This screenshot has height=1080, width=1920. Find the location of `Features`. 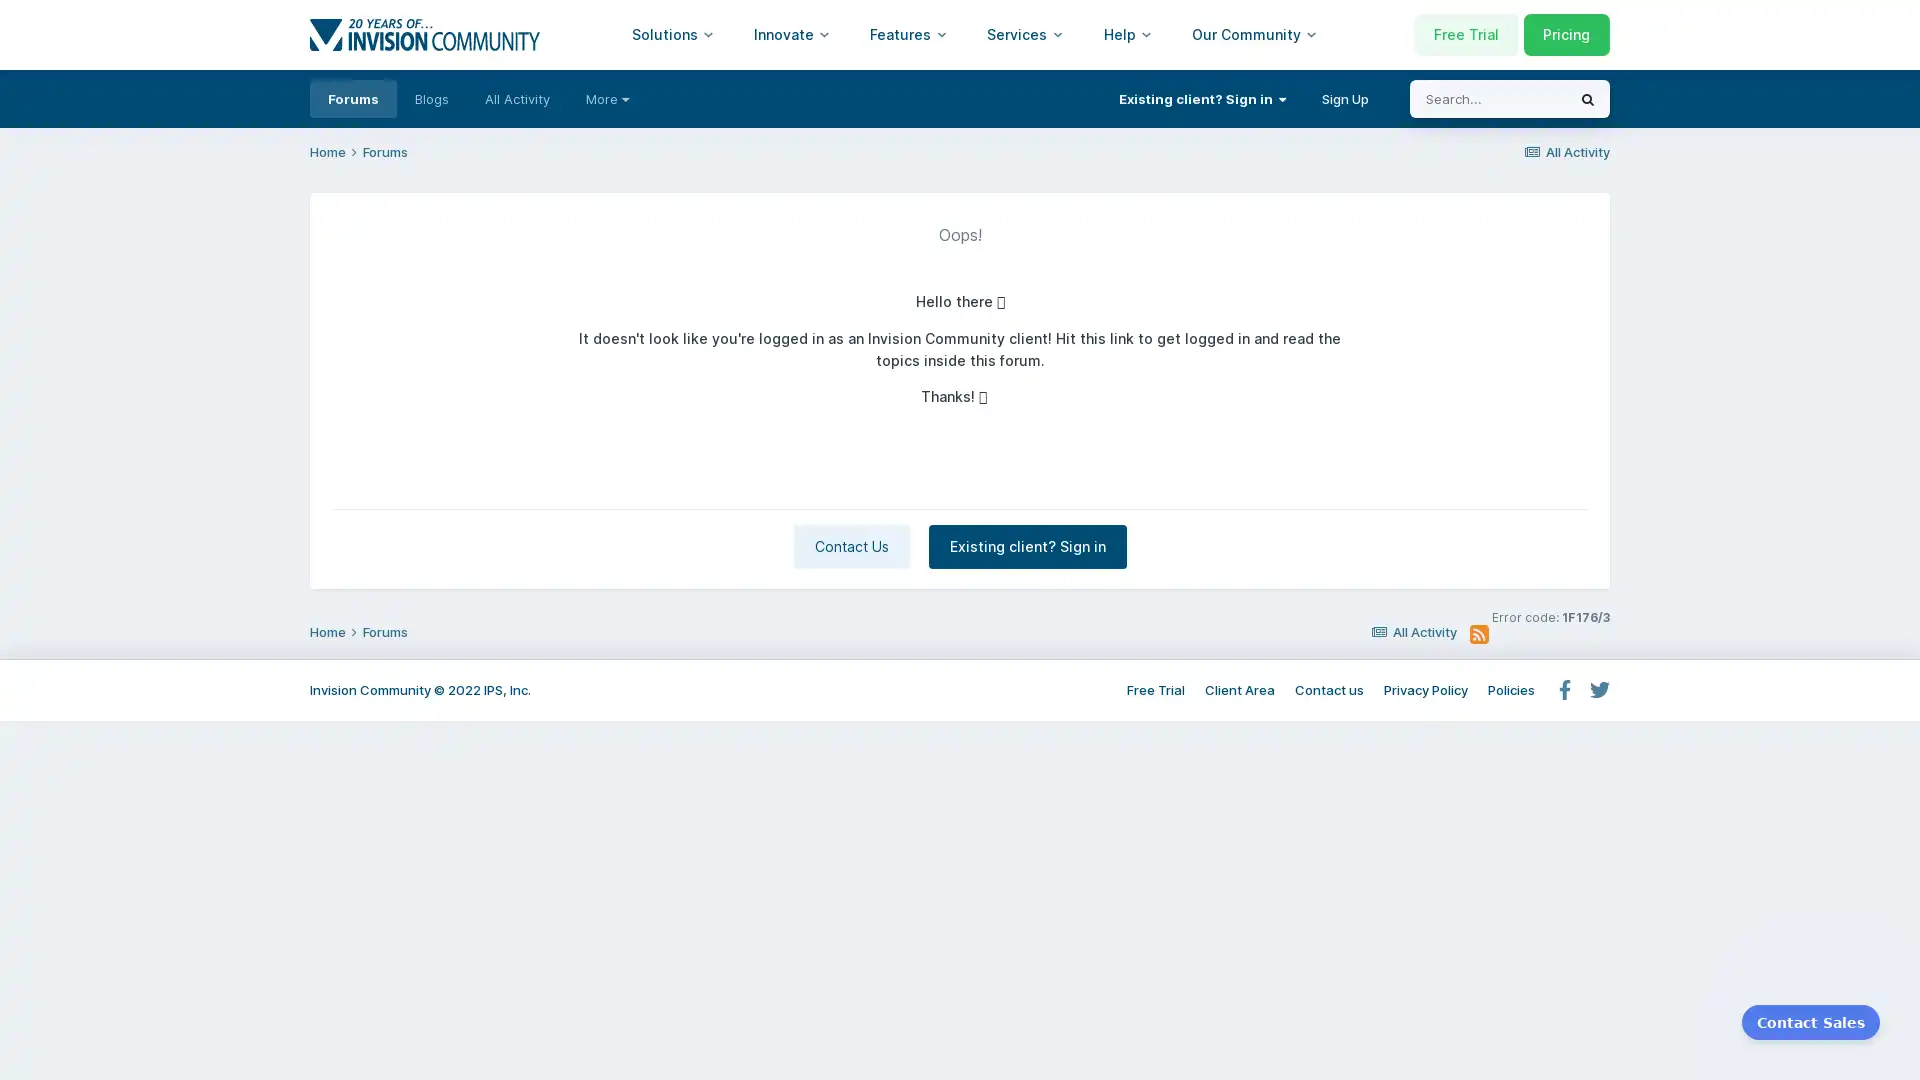

Features is located at coordinates (907, 34).